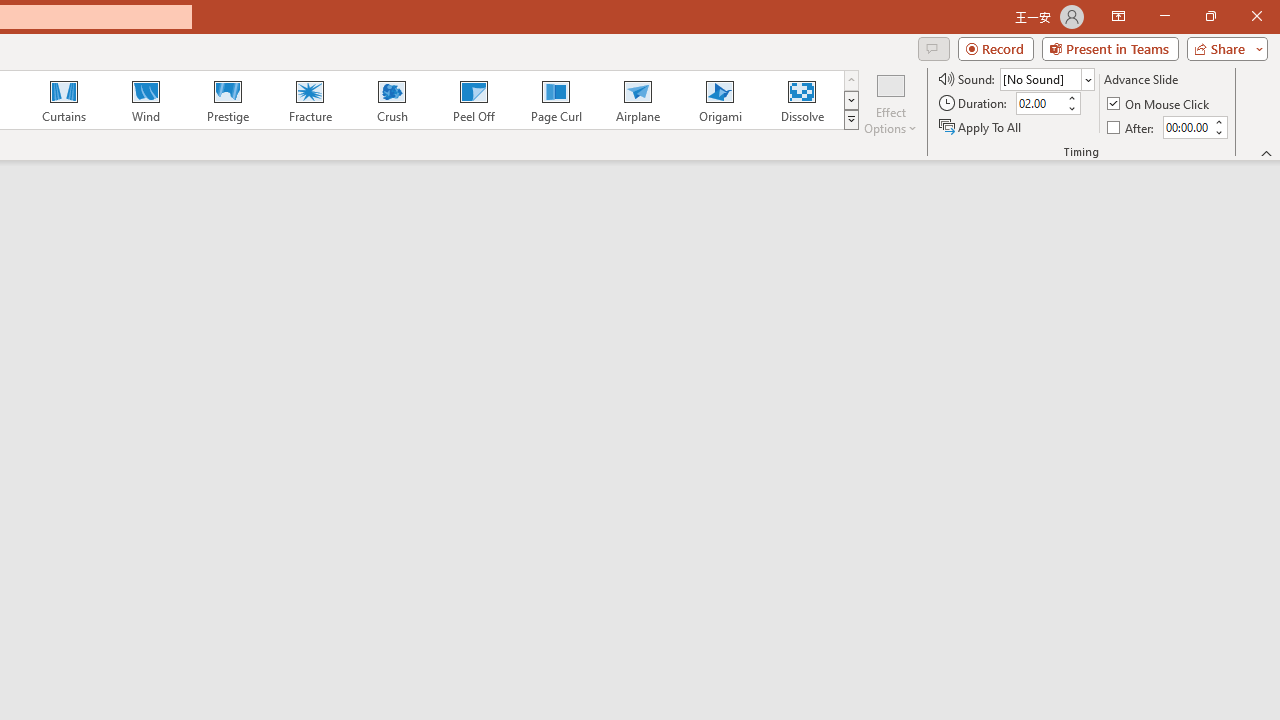 This screenshot has height=720, width=1280. I want to click on 'Effect Options', so click(889, 103).